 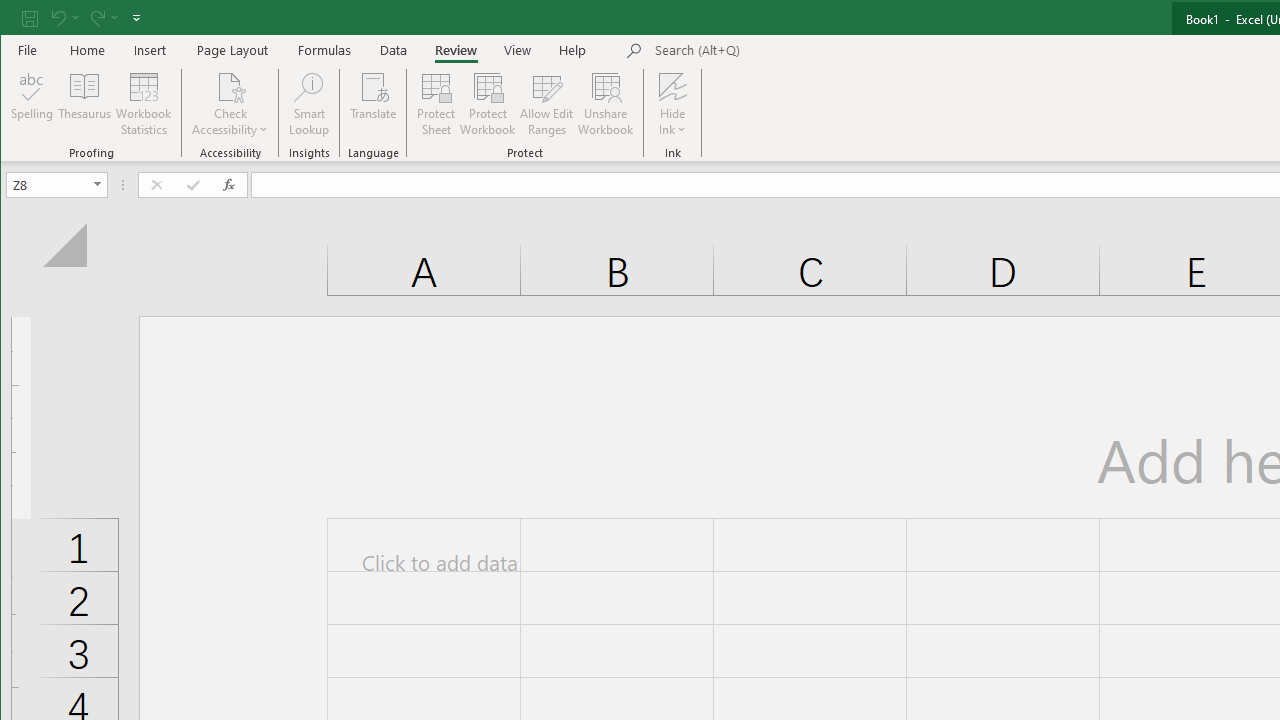 What do you see at coordinates (373, 104) in the screenshot?
I see `'Translate'` at bounding box center [373, 104].